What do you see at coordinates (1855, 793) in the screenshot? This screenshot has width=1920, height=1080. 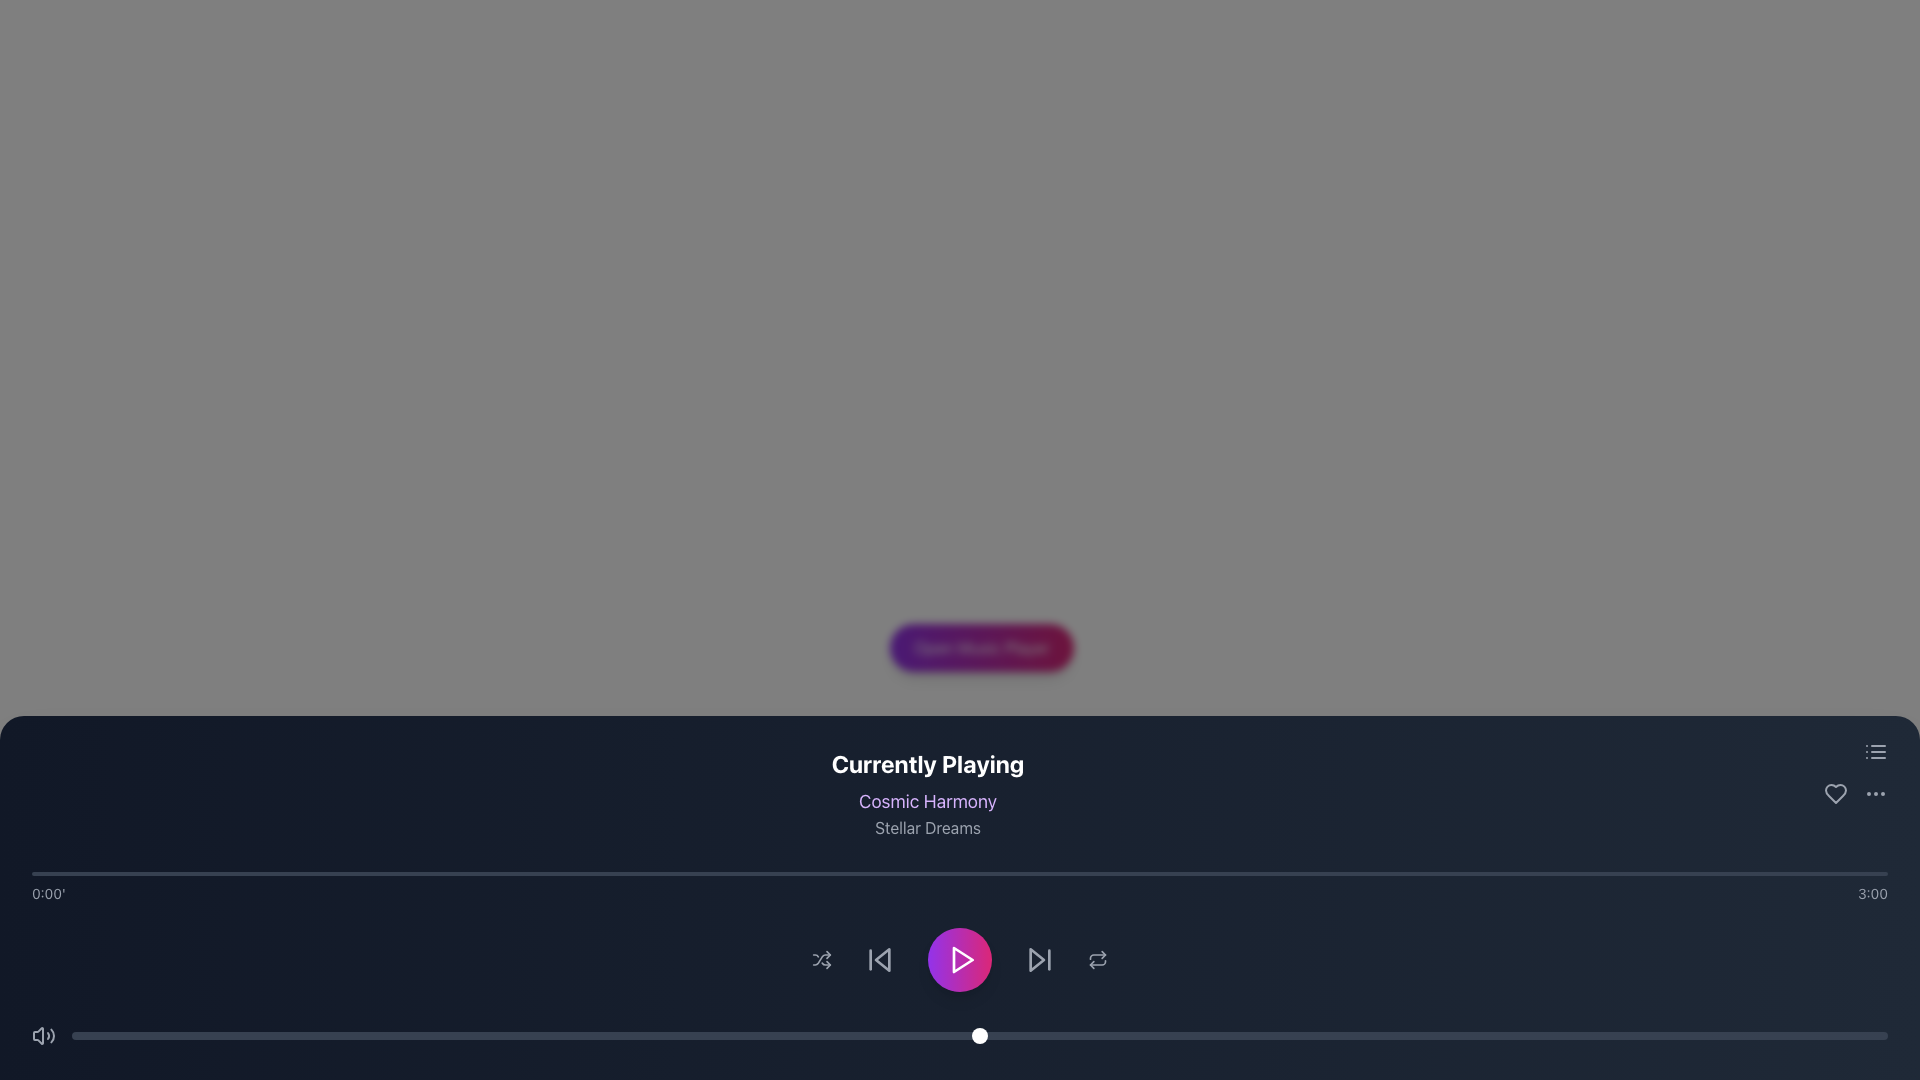 I see `the Icon button located at the top-right corner of the media player control bar` at bounding box center [1855, 793].